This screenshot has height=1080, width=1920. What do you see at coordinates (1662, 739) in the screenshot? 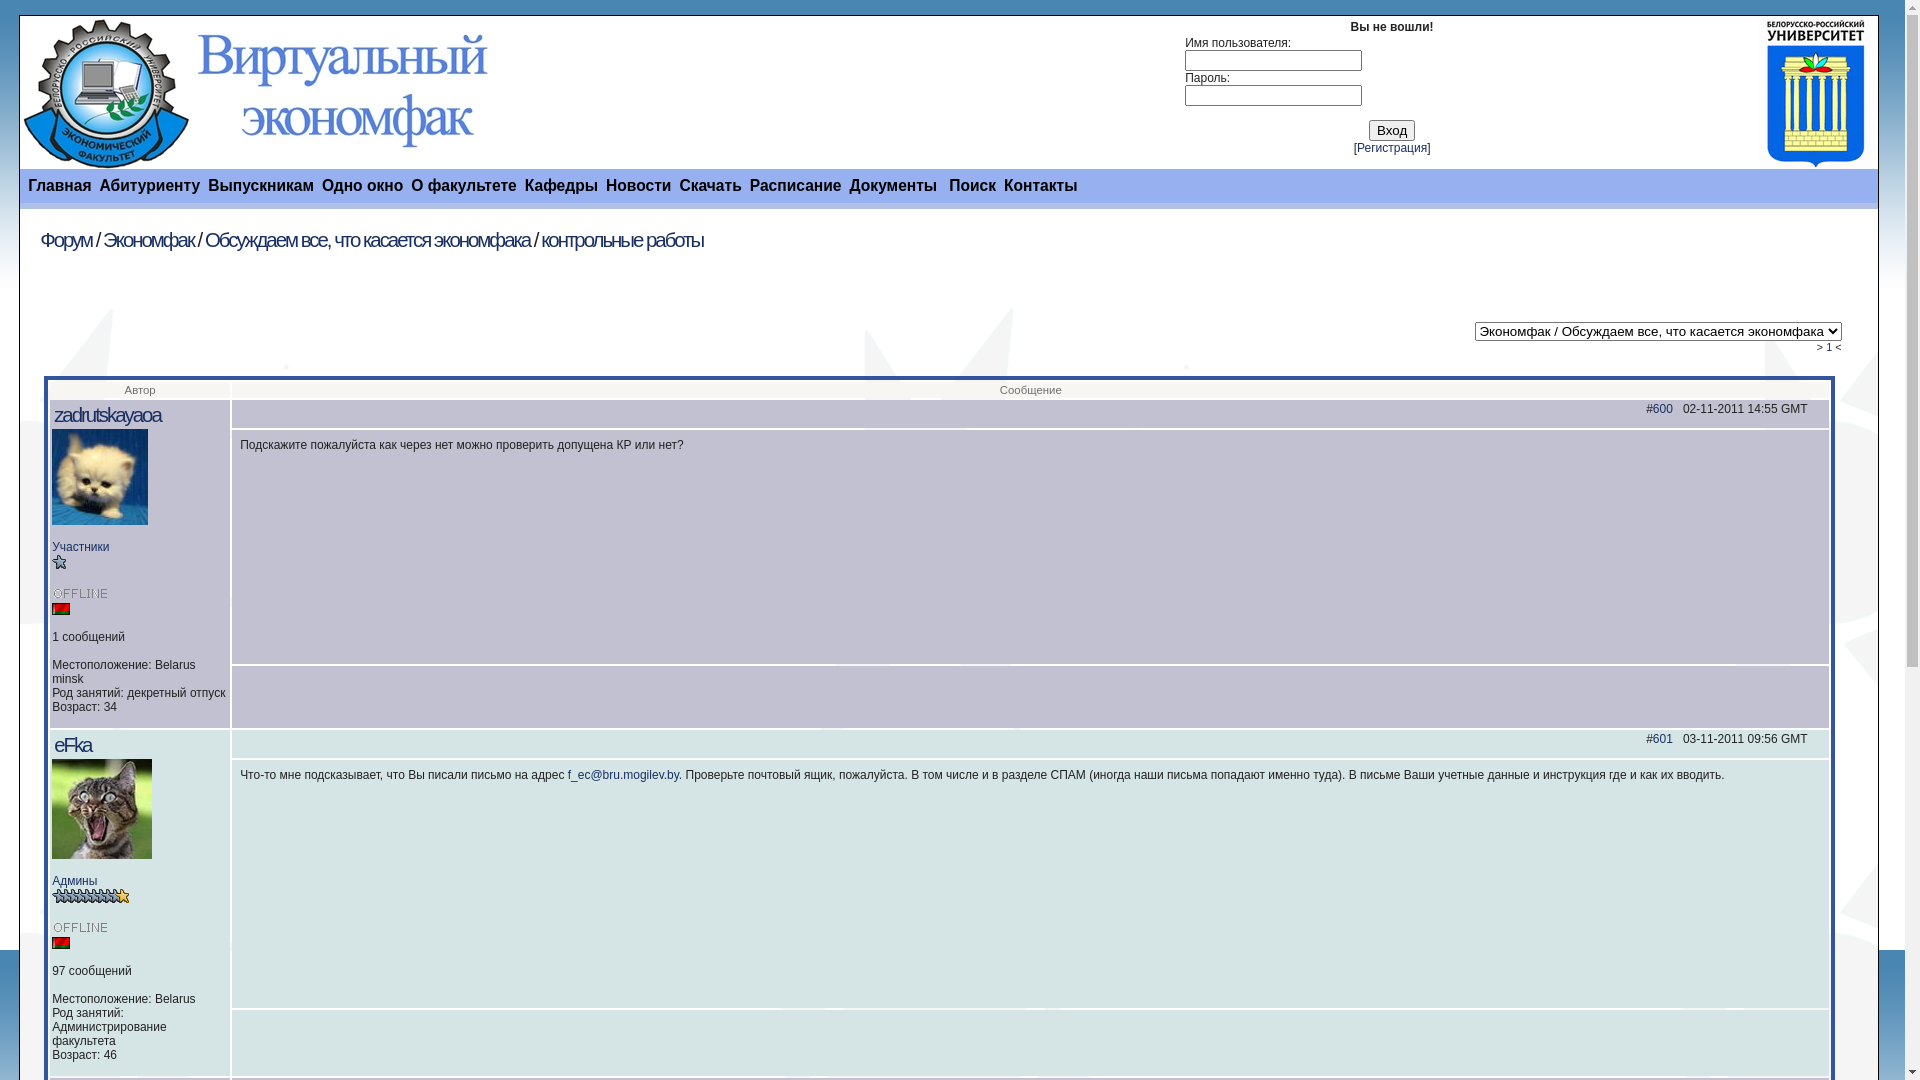
I see `'601'` at bounding box center [1662, 739].